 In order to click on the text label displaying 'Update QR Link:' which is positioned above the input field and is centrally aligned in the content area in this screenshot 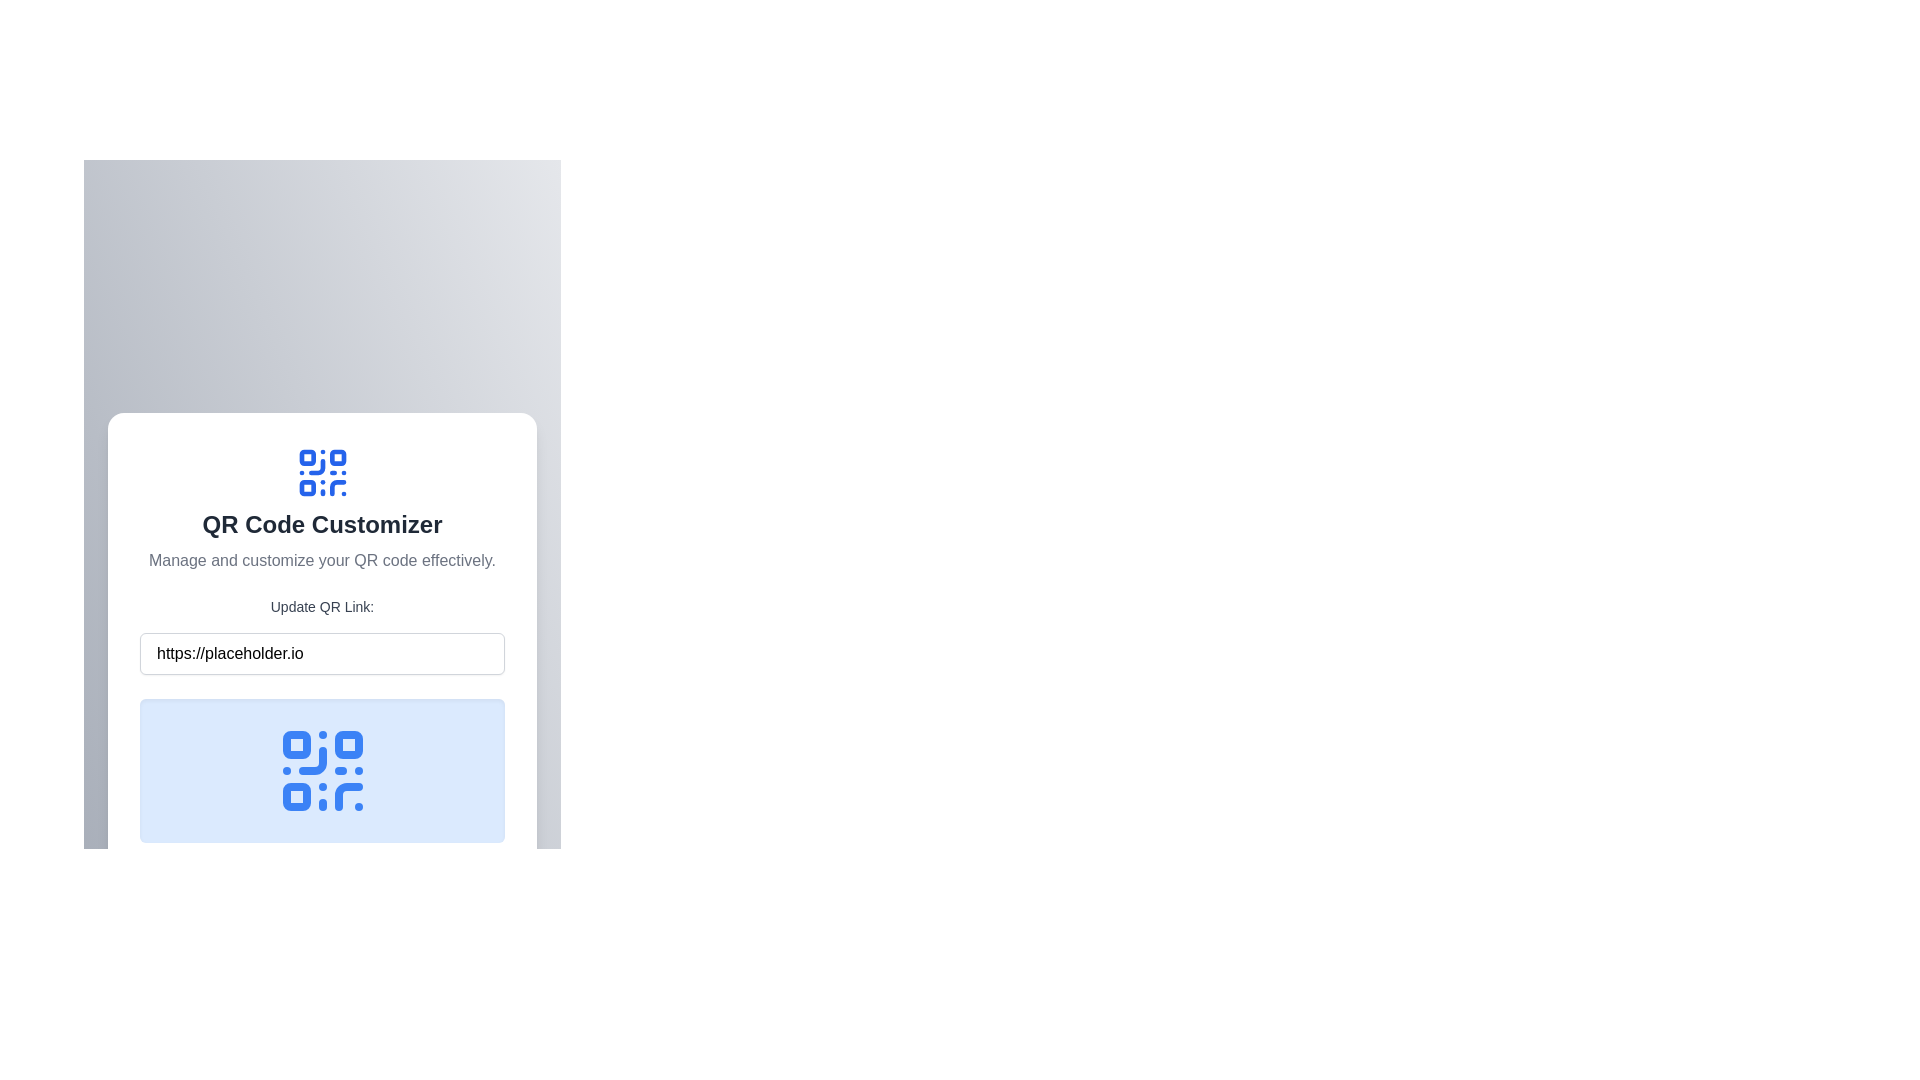, I will do `click(322, 605)`.